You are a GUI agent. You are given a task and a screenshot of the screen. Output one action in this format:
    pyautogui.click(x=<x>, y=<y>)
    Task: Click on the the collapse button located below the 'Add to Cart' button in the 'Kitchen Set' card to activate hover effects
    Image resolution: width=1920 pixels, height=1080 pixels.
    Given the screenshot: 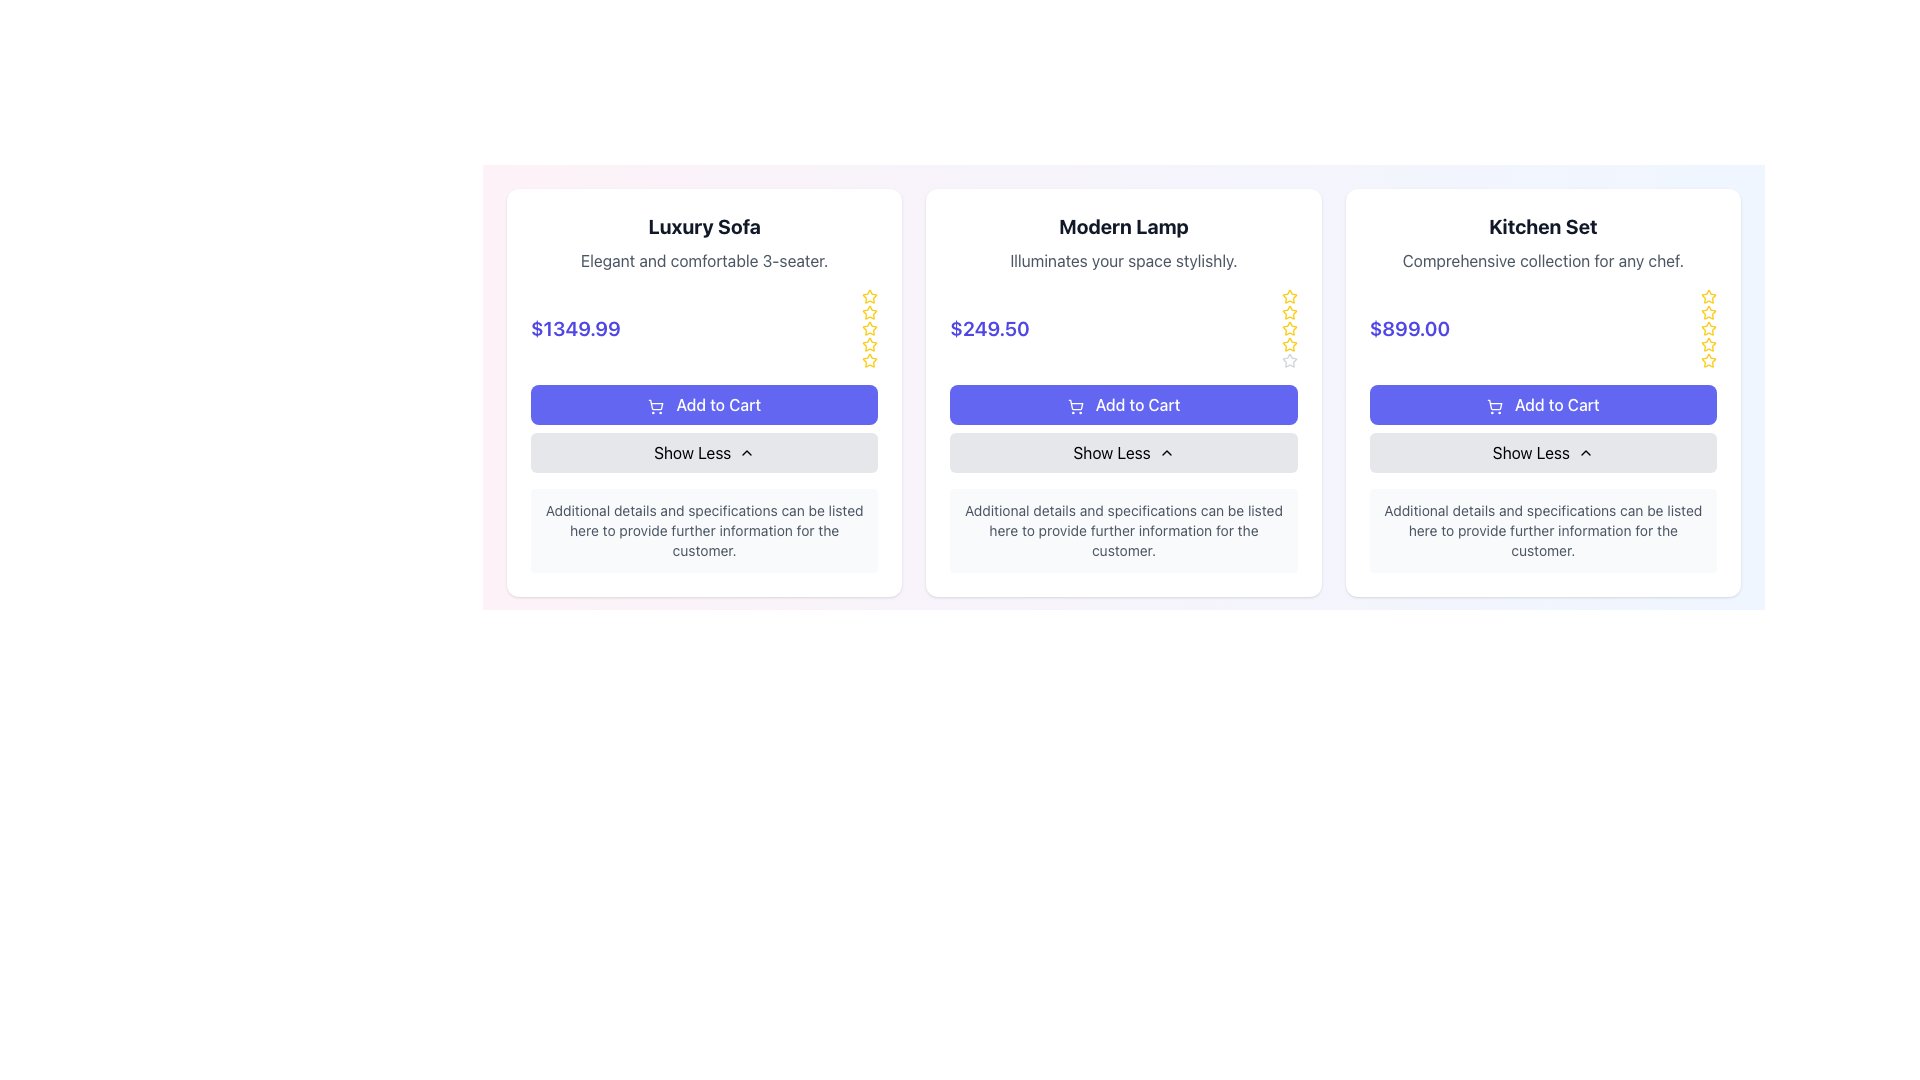 What is the action you would take?
    pyautogui.click(x=1542, y=452)
    